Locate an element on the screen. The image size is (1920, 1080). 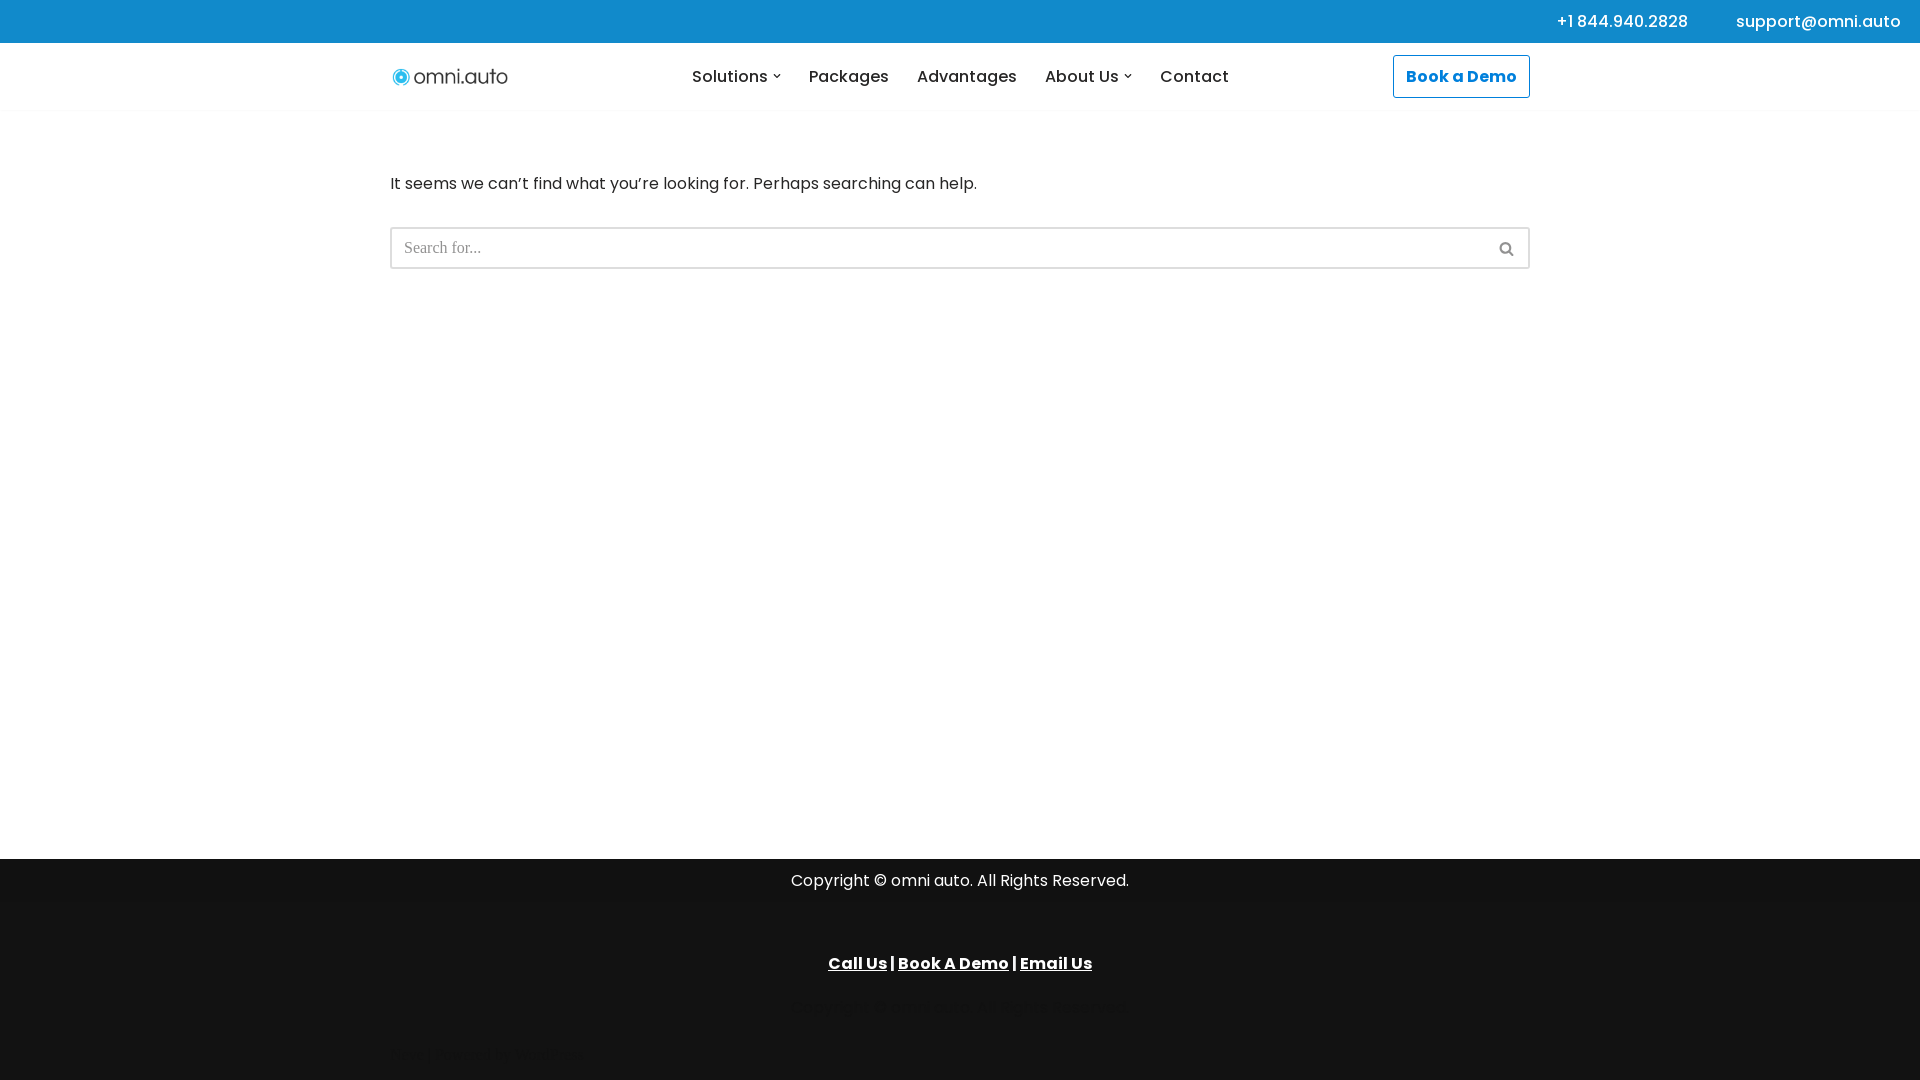
'Book a Demo' is located at coordinates (1461, 76).